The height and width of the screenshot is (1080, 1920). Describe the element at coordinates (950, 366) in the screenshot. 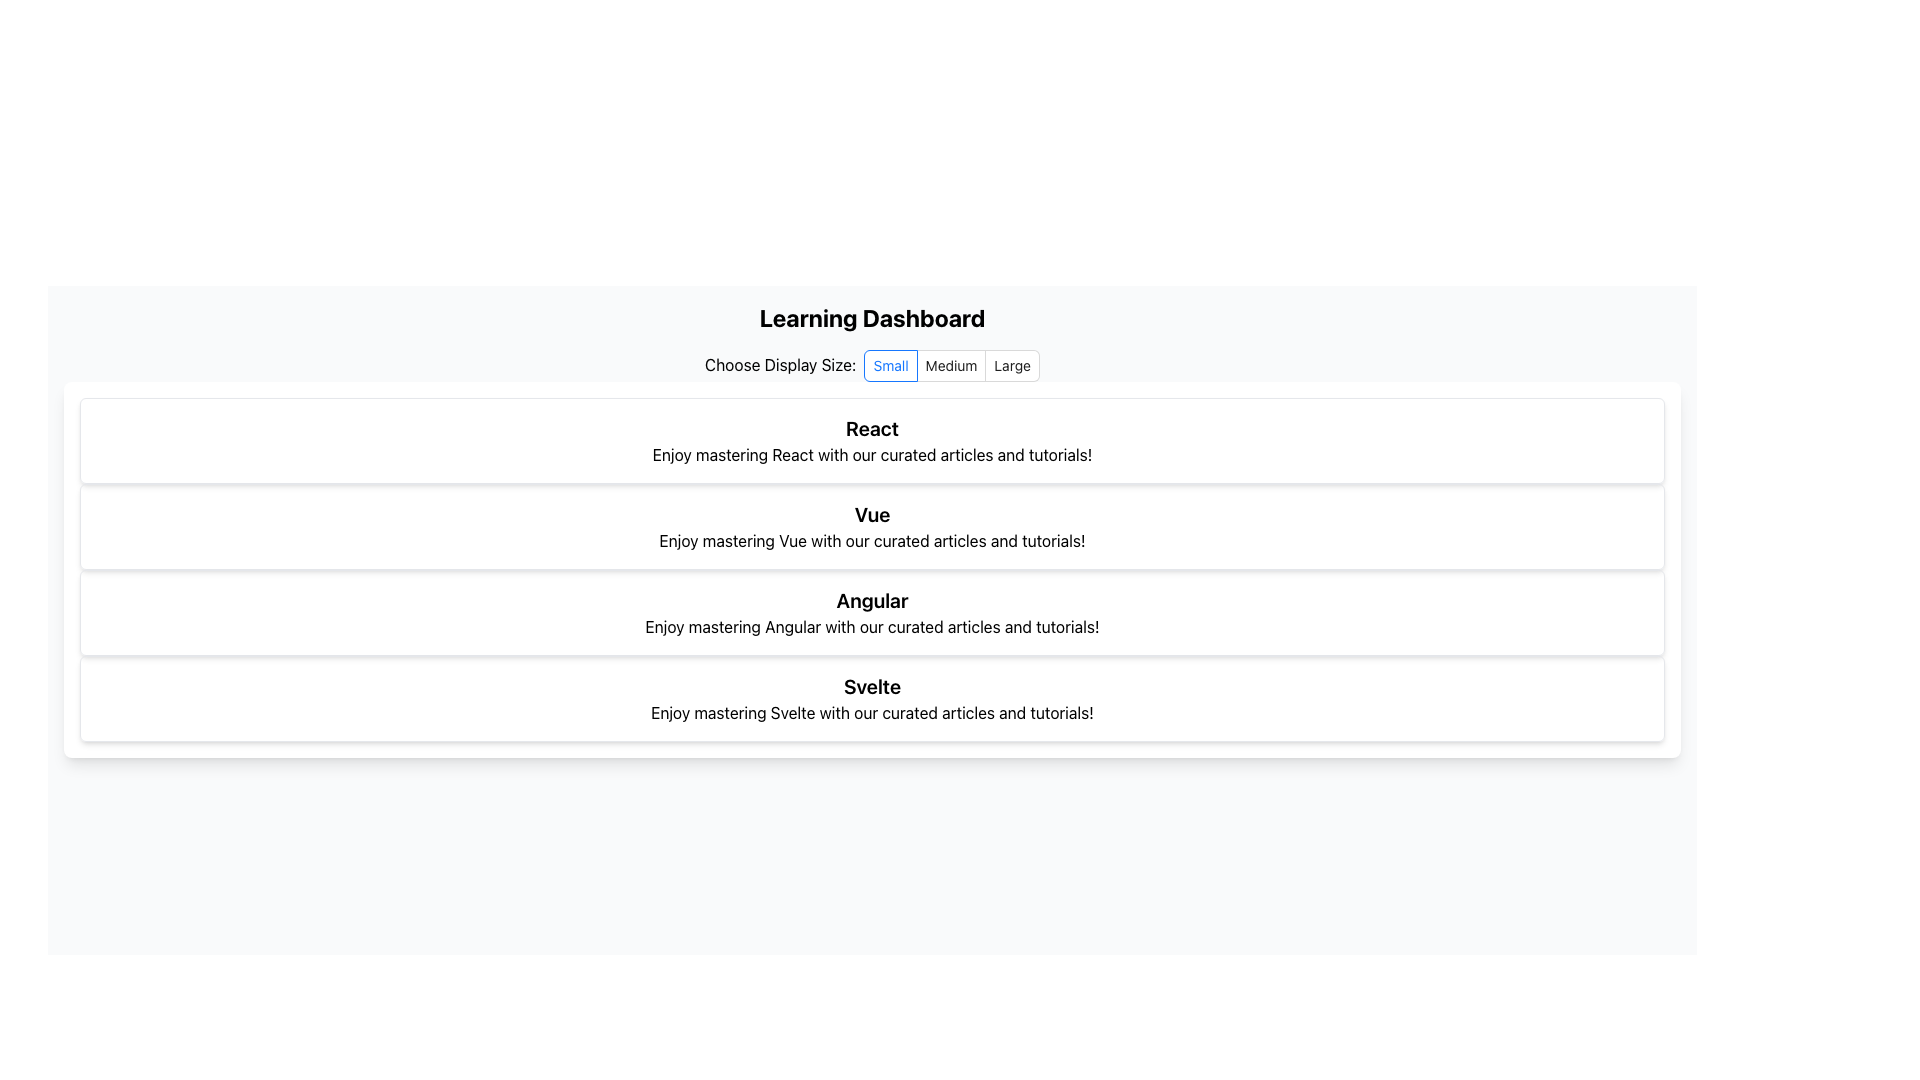

I see `the 'Medium' display size radio button` at that location.